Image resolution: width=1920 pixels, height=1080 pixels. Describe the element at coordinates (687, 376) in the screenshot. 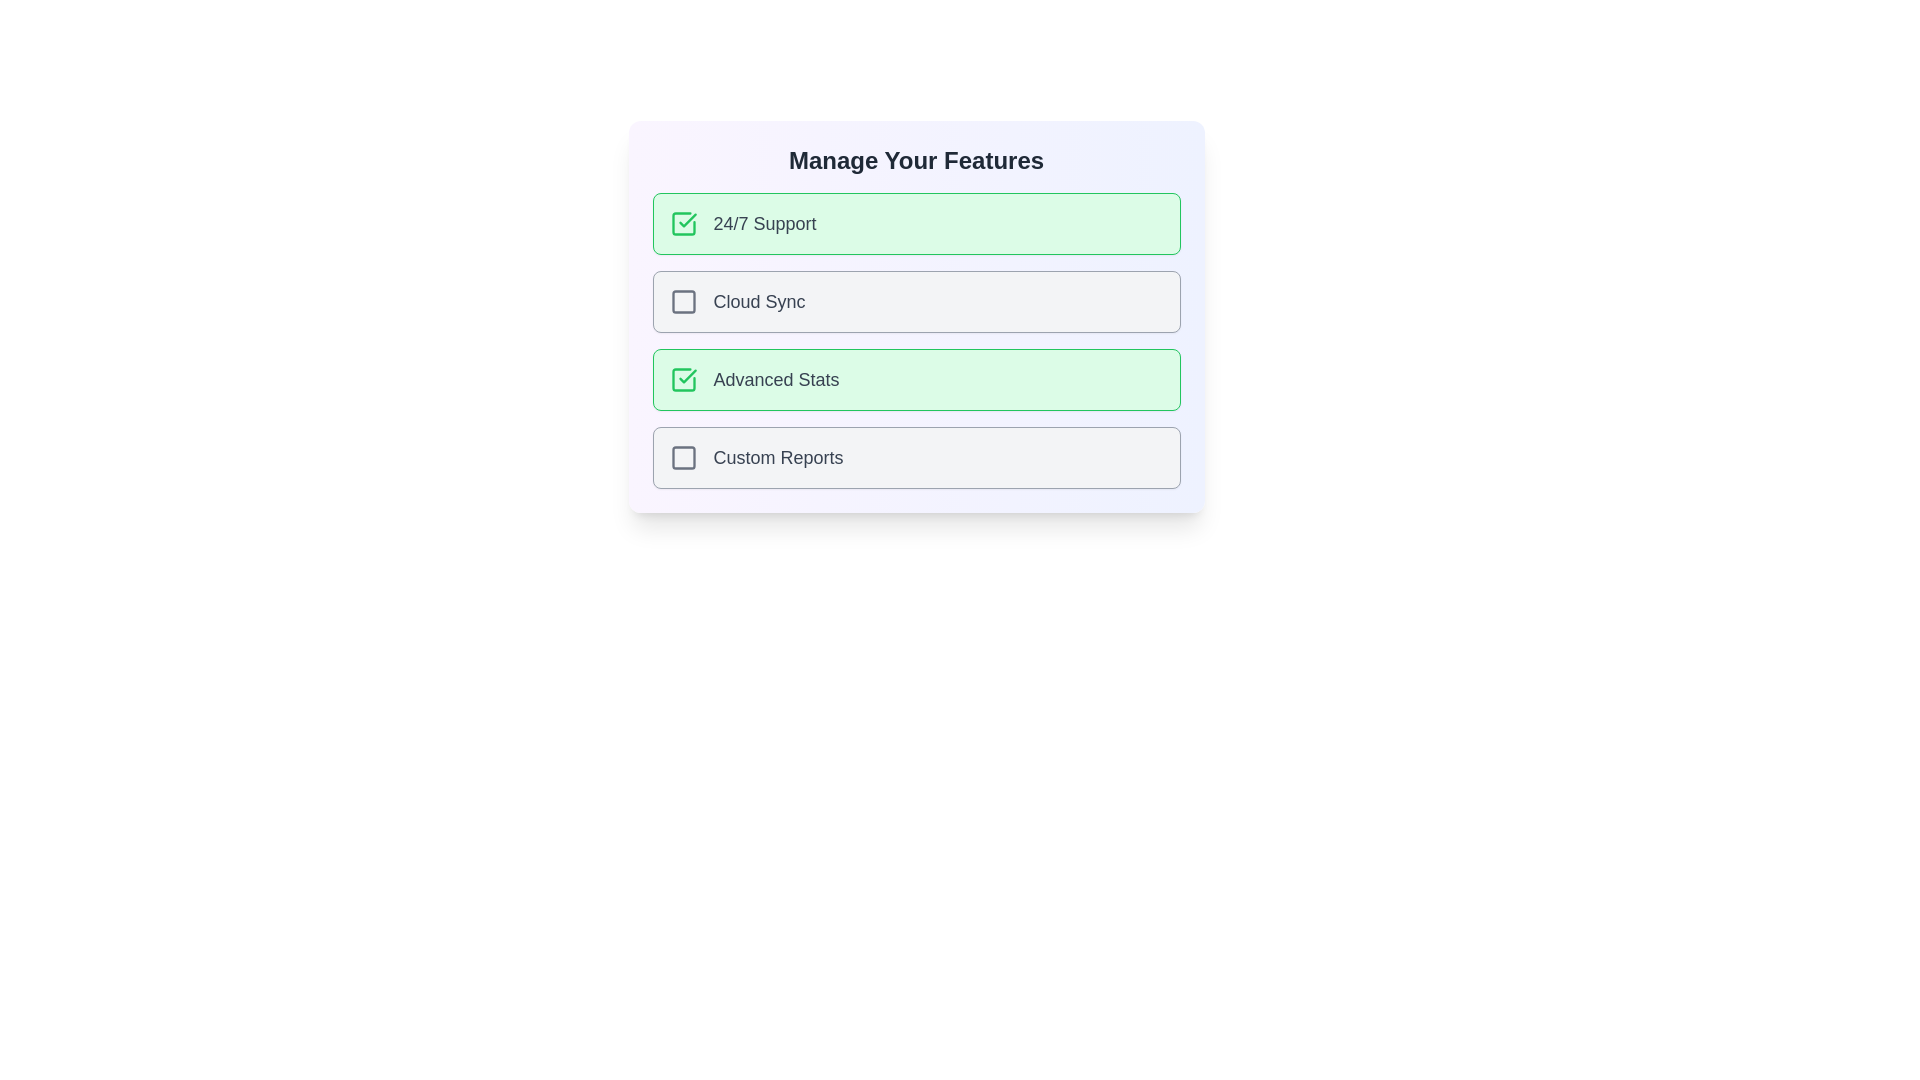

I see `the small green checkmark-shaped icon located within the highlighted rectangular button labeled '24/7 Support' at the top of the vertical stack of features` at that location.